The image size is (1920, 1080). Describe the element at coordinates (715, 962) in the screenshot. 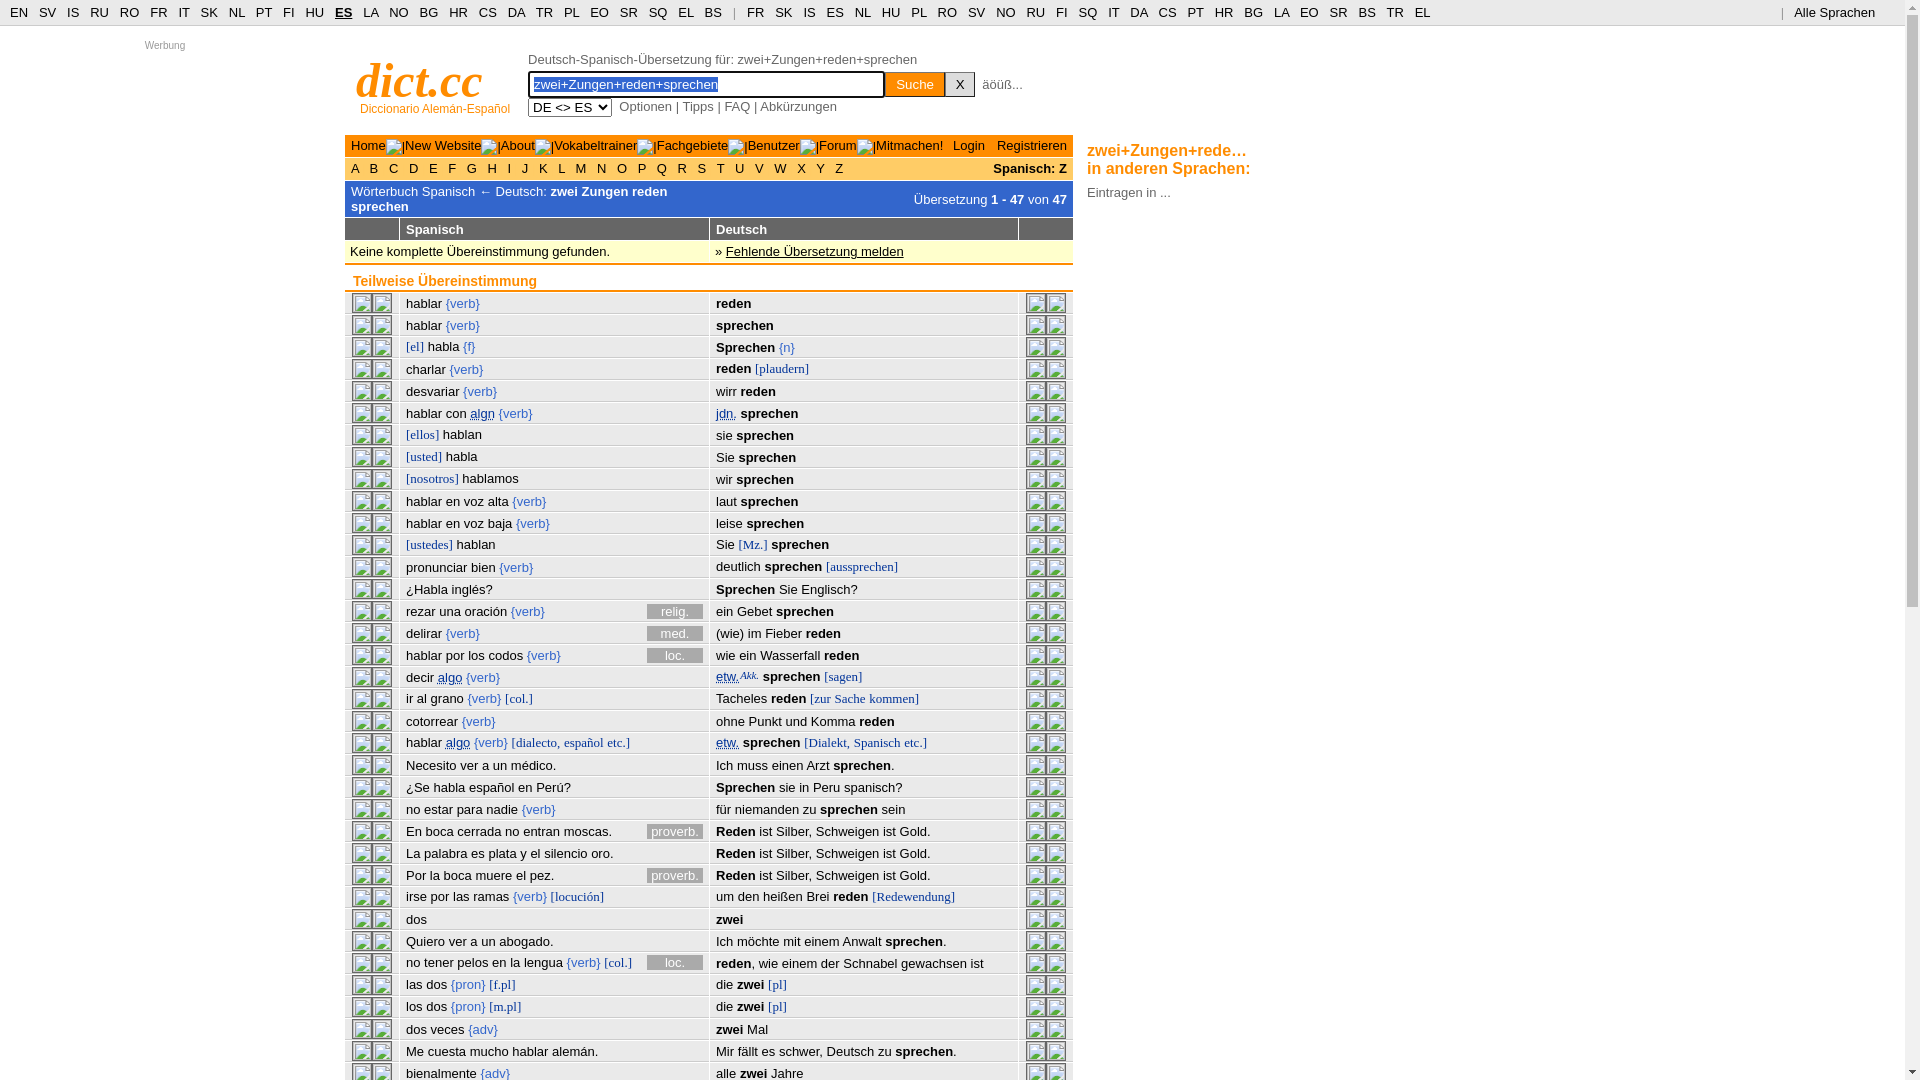

I see `'reden,'` at that location.